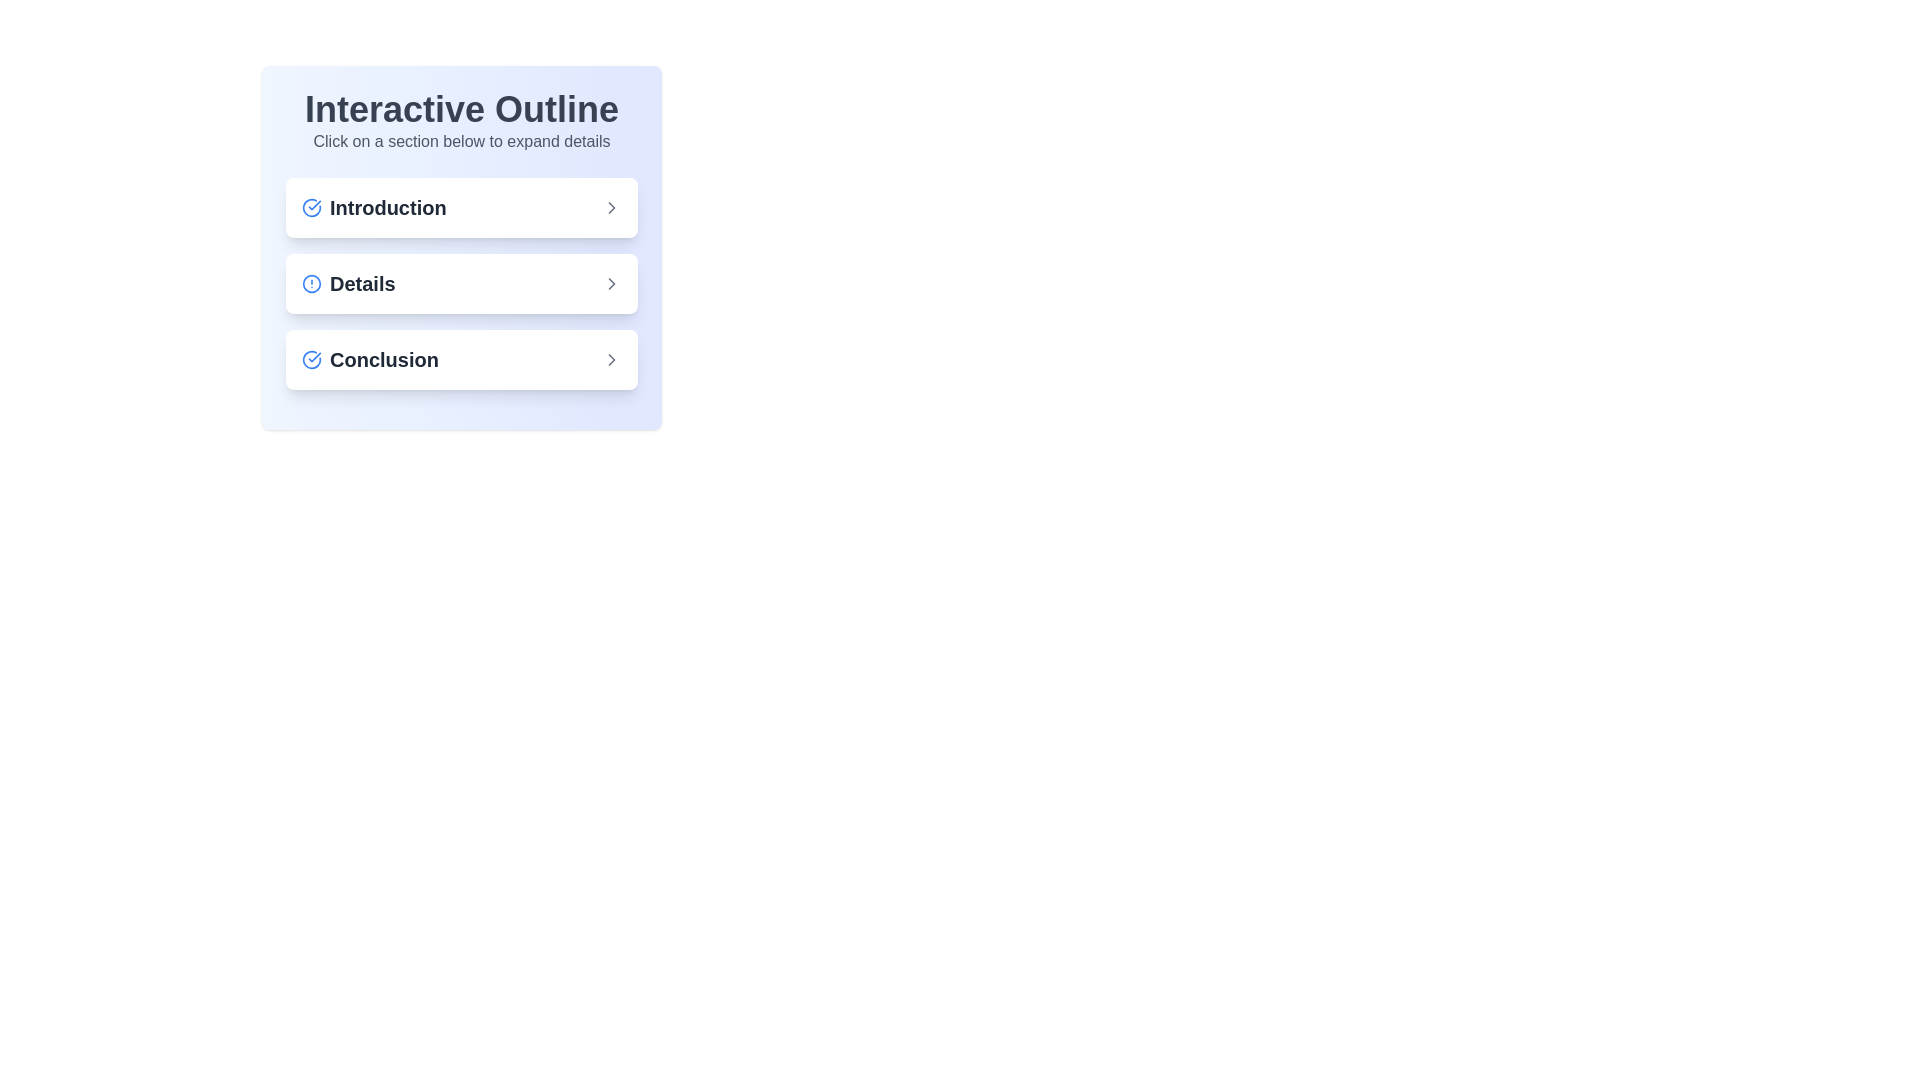 This screenshot has width=1920, height=1080. What do you see at coordinates (311, 358) in the screenshot?
I see `the blue check mark icon located to the left of the 'Conclusion' text in the horizontal layout` at bounding box center [311, 358].